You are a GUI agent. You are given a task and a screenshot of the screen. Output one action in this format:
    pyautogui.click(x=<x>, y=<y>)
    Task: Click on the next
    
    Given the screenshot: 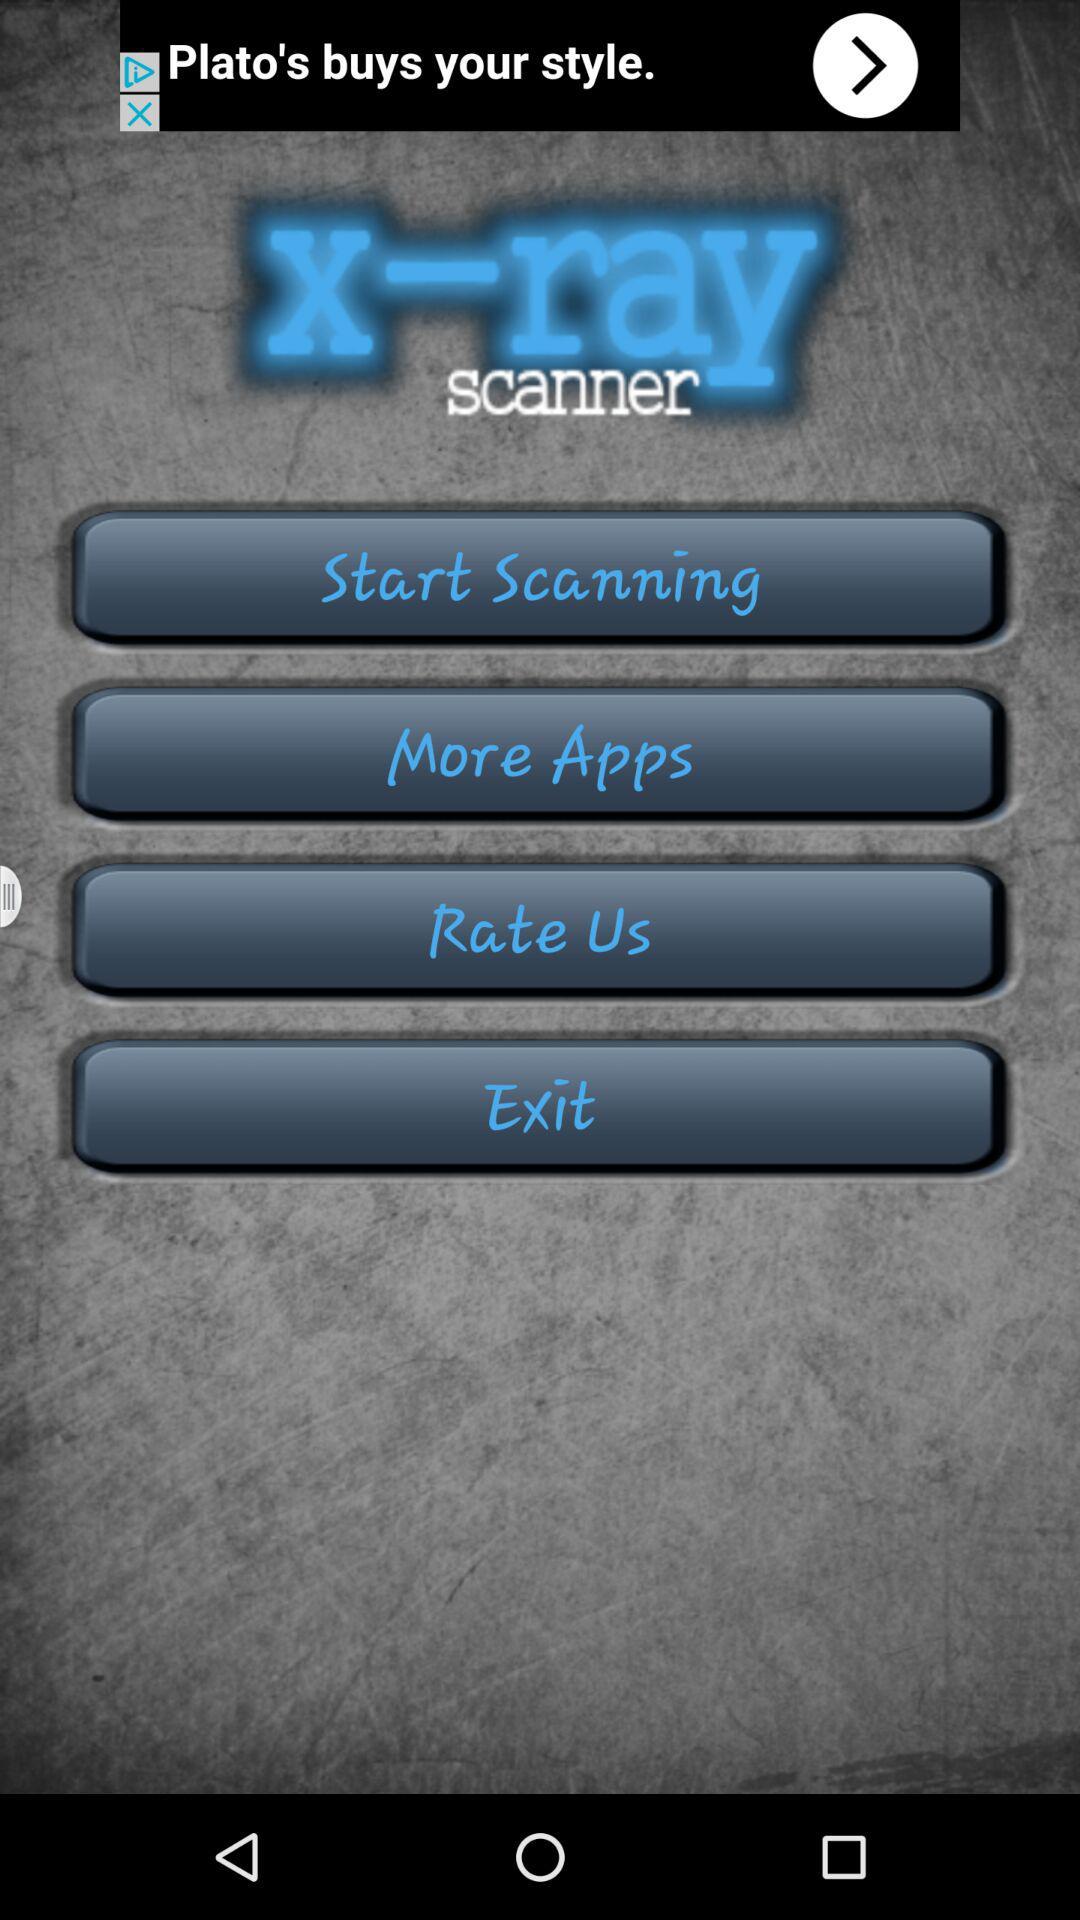 What is the action you would take?
    pyautogui.click(x=540, y=65)
    